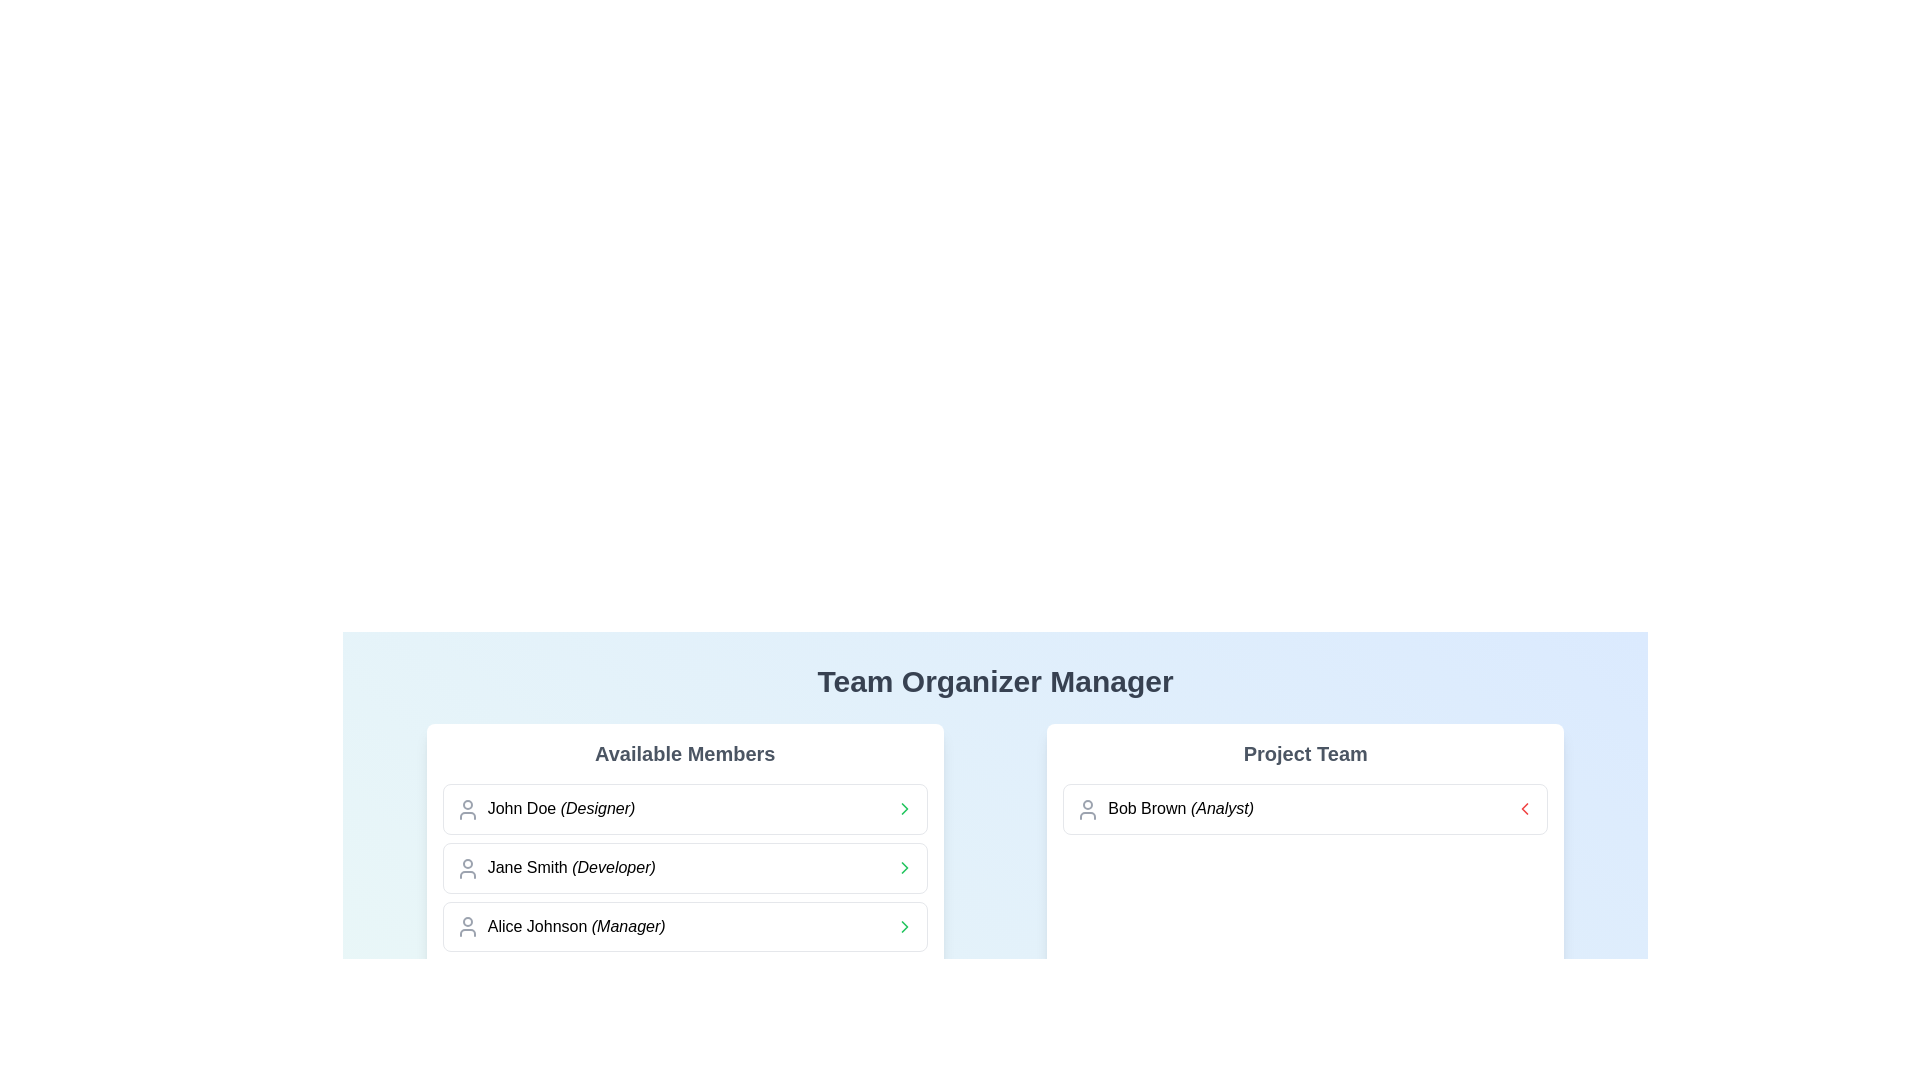  I want to click on the third entry in the 'Available Members' list, so click(685, 926).